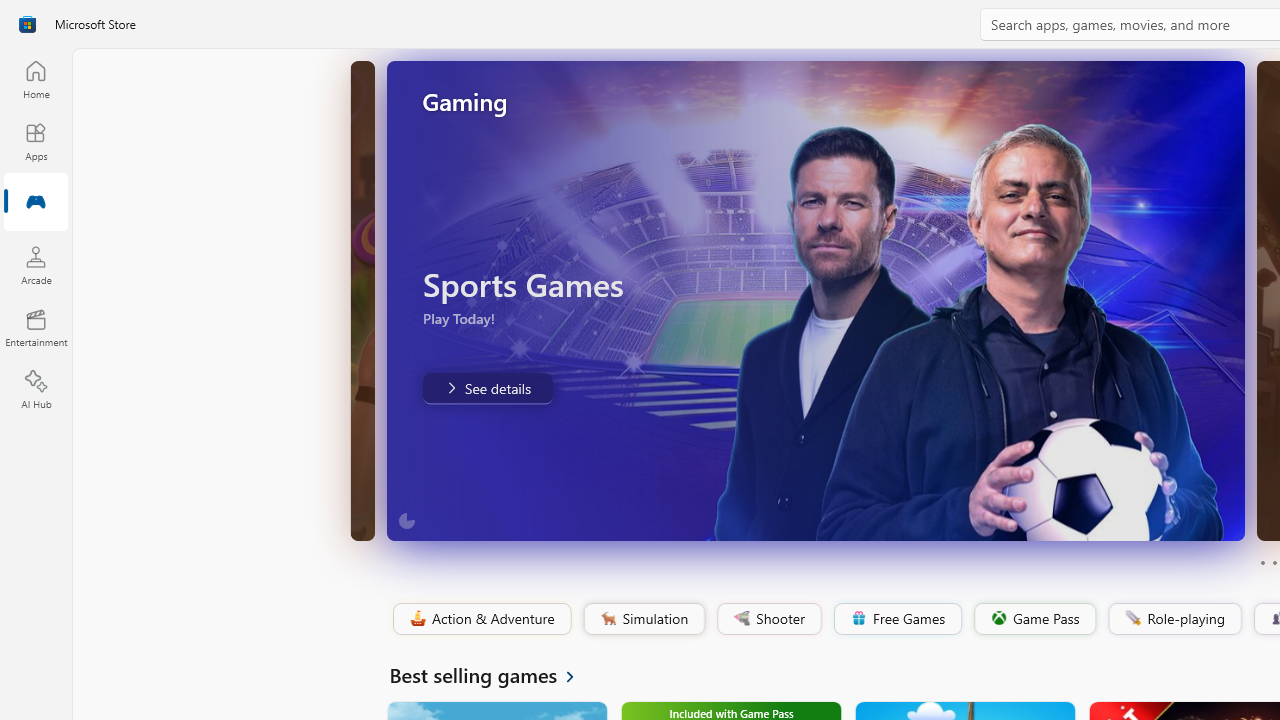 The width and height of the screenshot is (1280, 720). What do you see at coordinates (35, 140) in the screenshot?
I see `'Apps'` at bounding box center [35, 140].